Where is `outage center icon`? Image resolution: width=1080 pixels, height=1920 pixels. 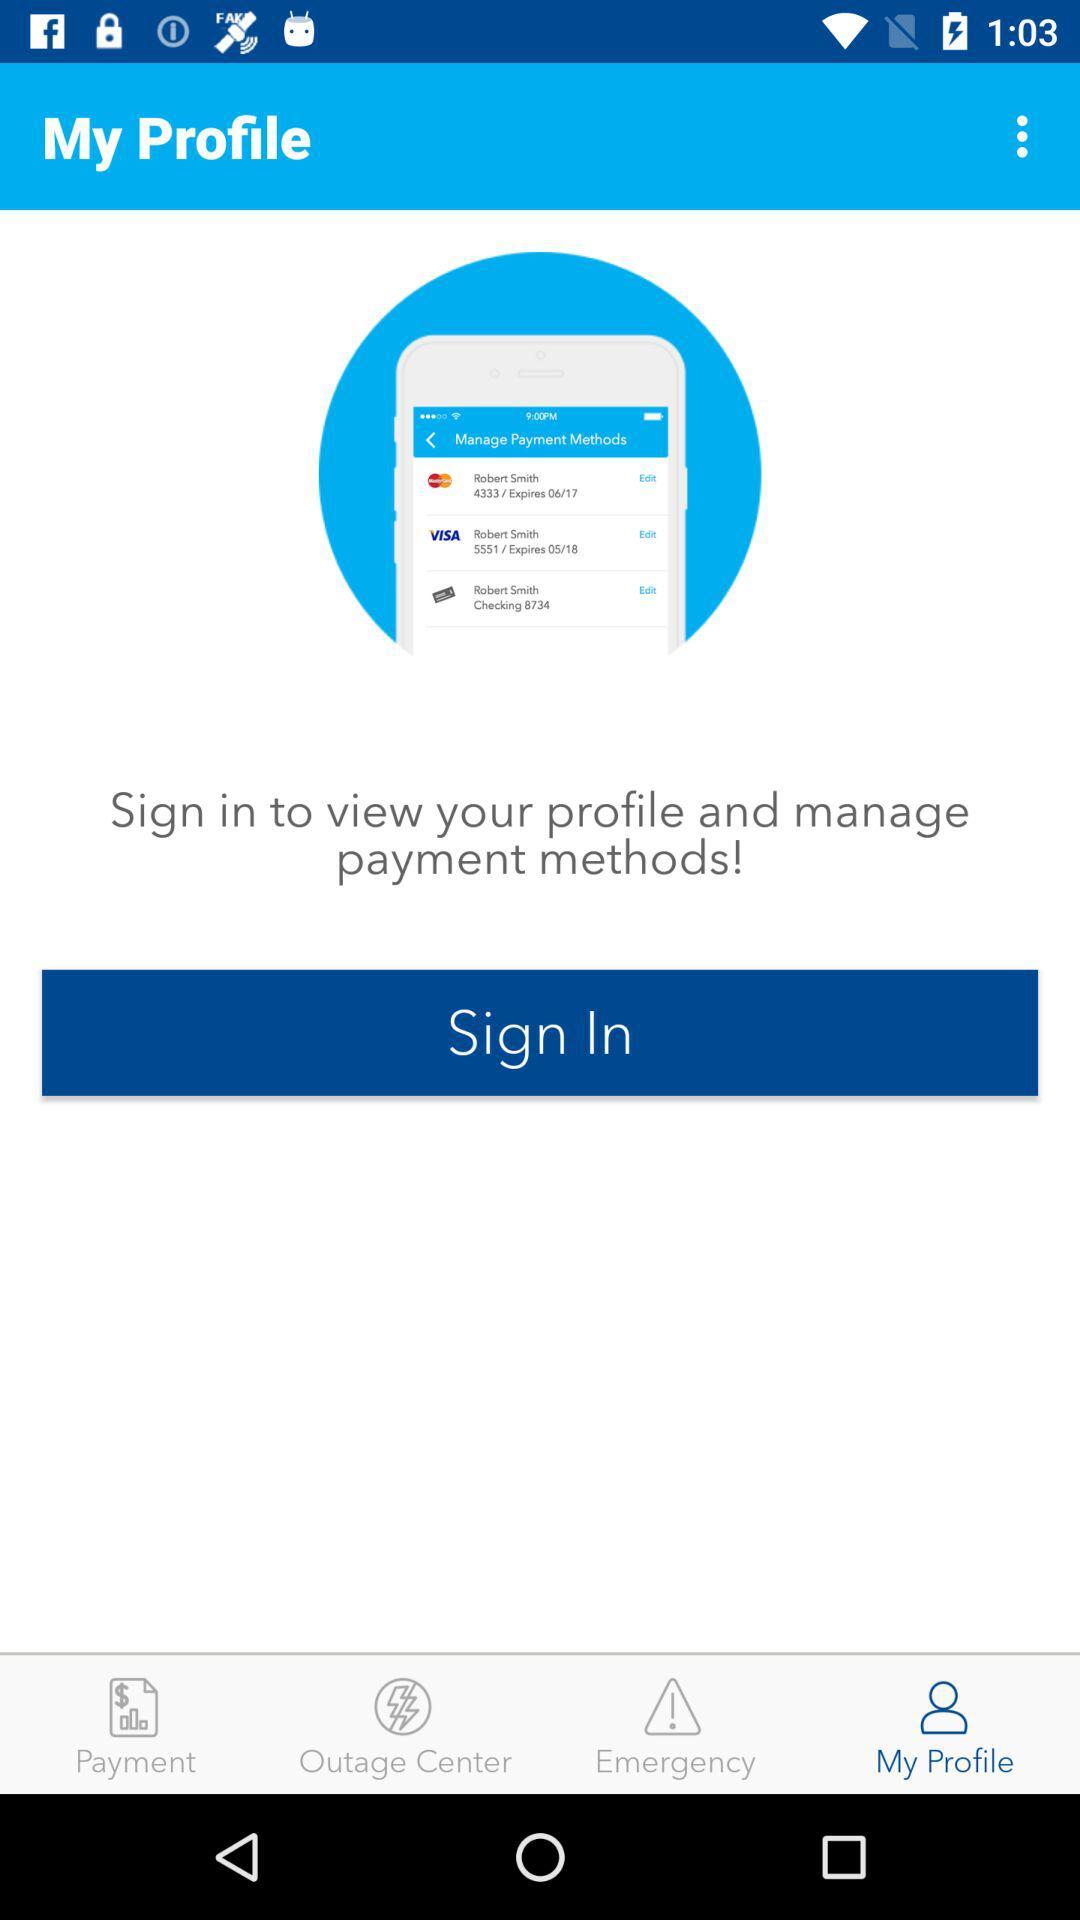
outage center icon is located at coordinates (405, 1723).